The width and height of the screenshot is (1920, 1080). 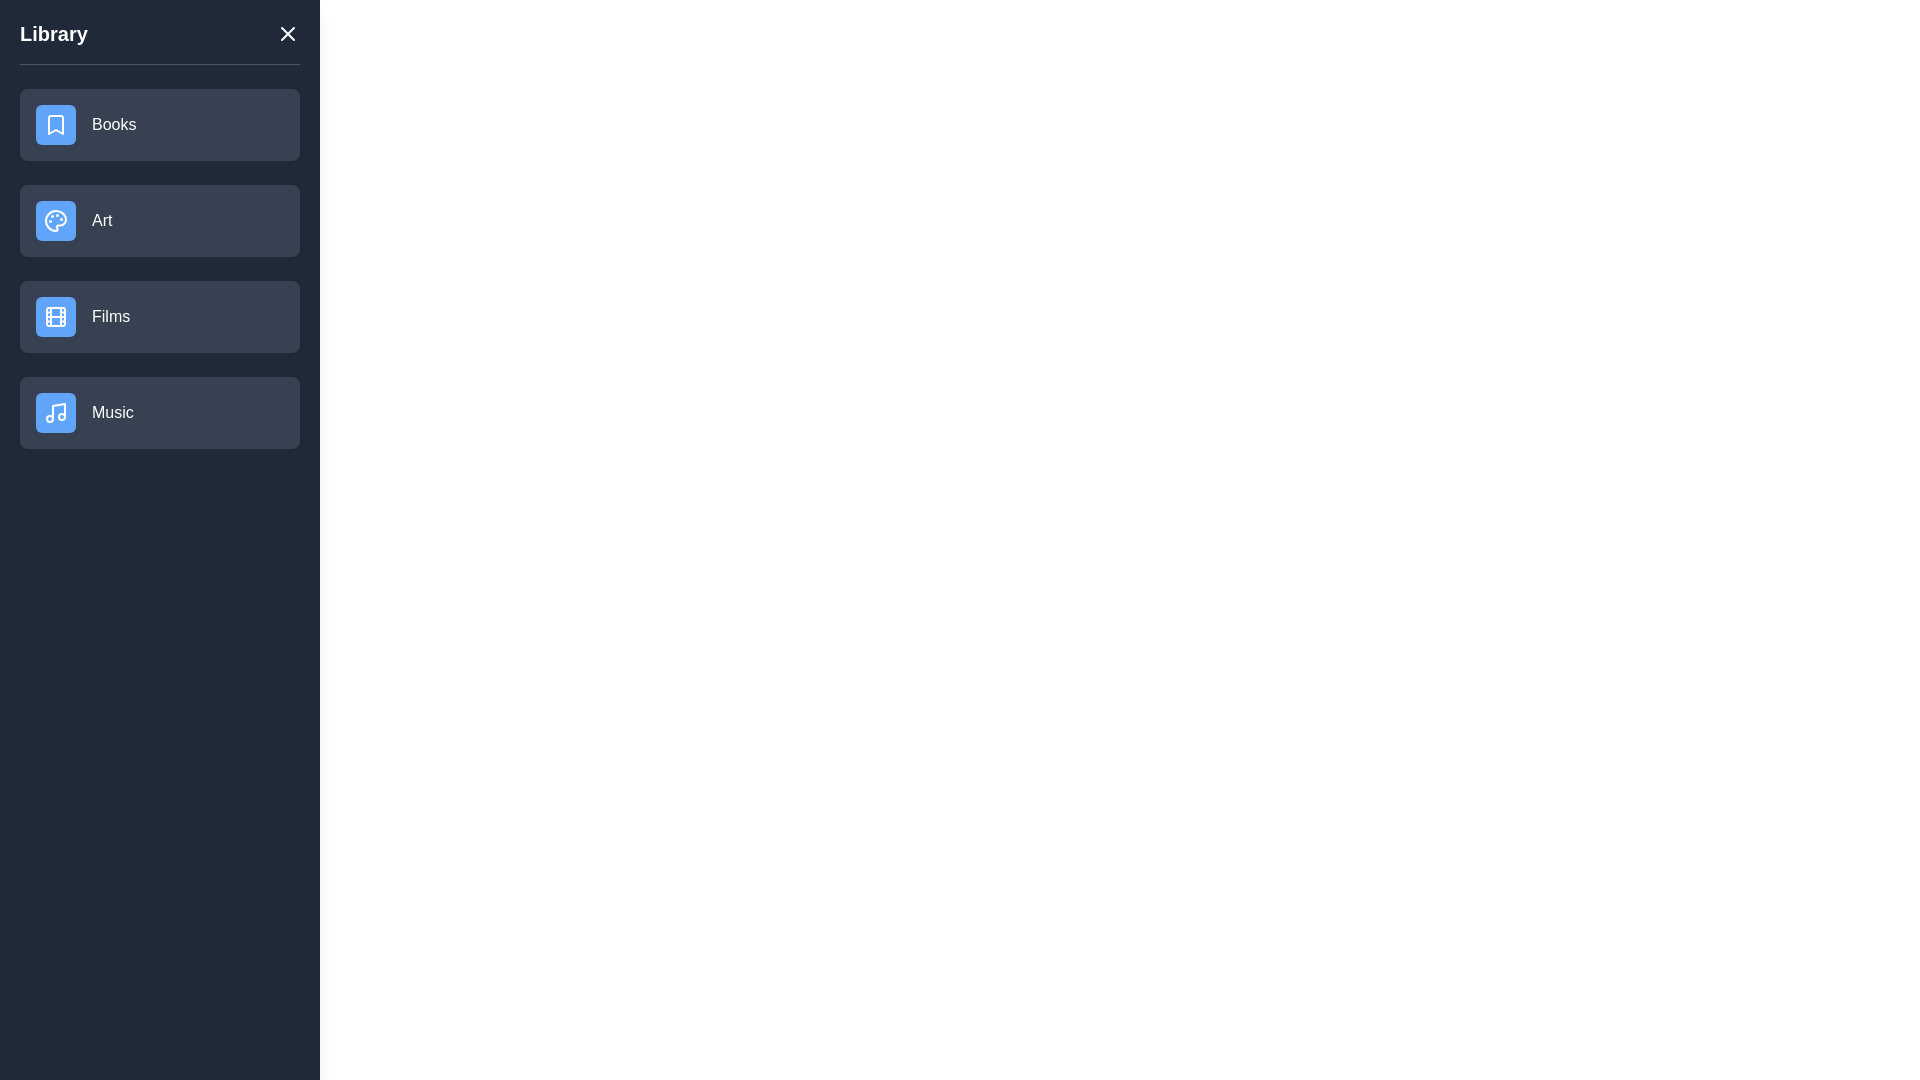 I want to click on the close button at the top-right corner of the drawer to toggle its visibility, so click(x=287, y=34).